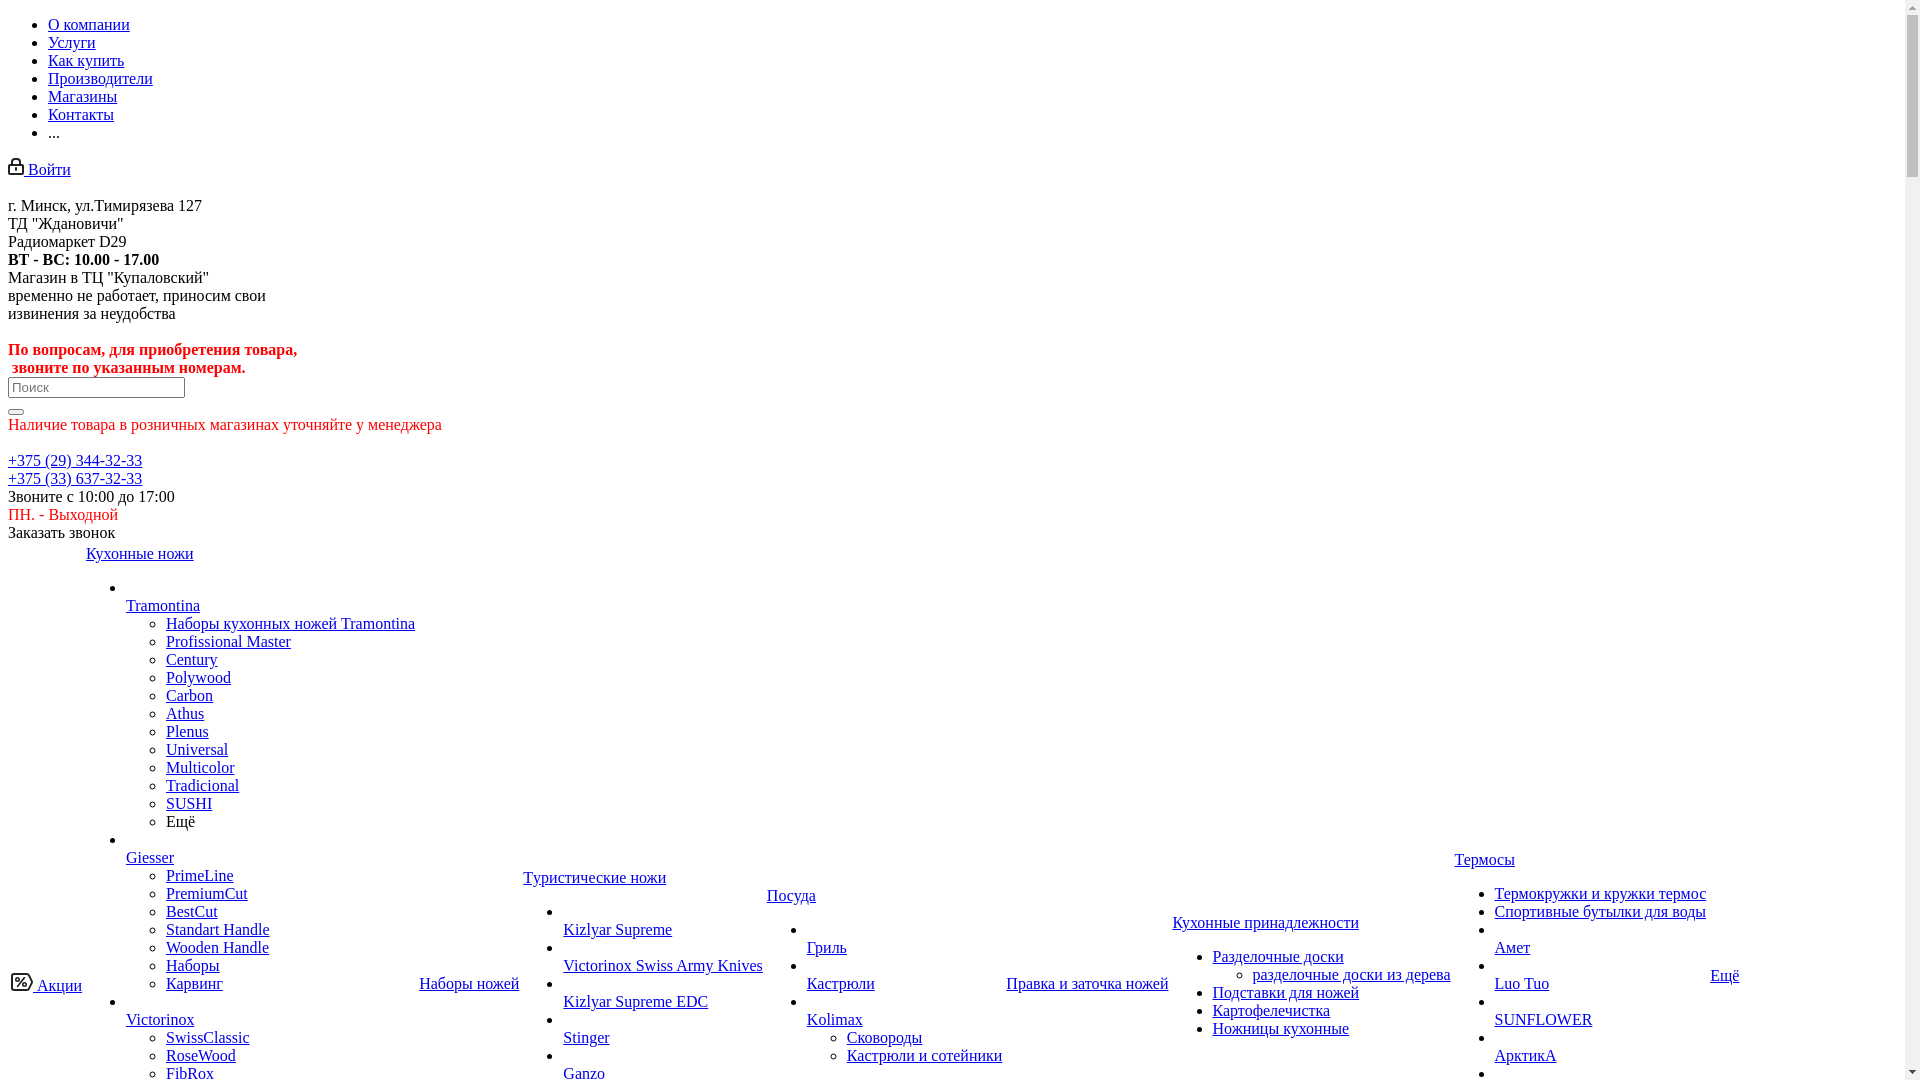  I want to click on '+375 (33) 637-32-33', so click(75, 478).